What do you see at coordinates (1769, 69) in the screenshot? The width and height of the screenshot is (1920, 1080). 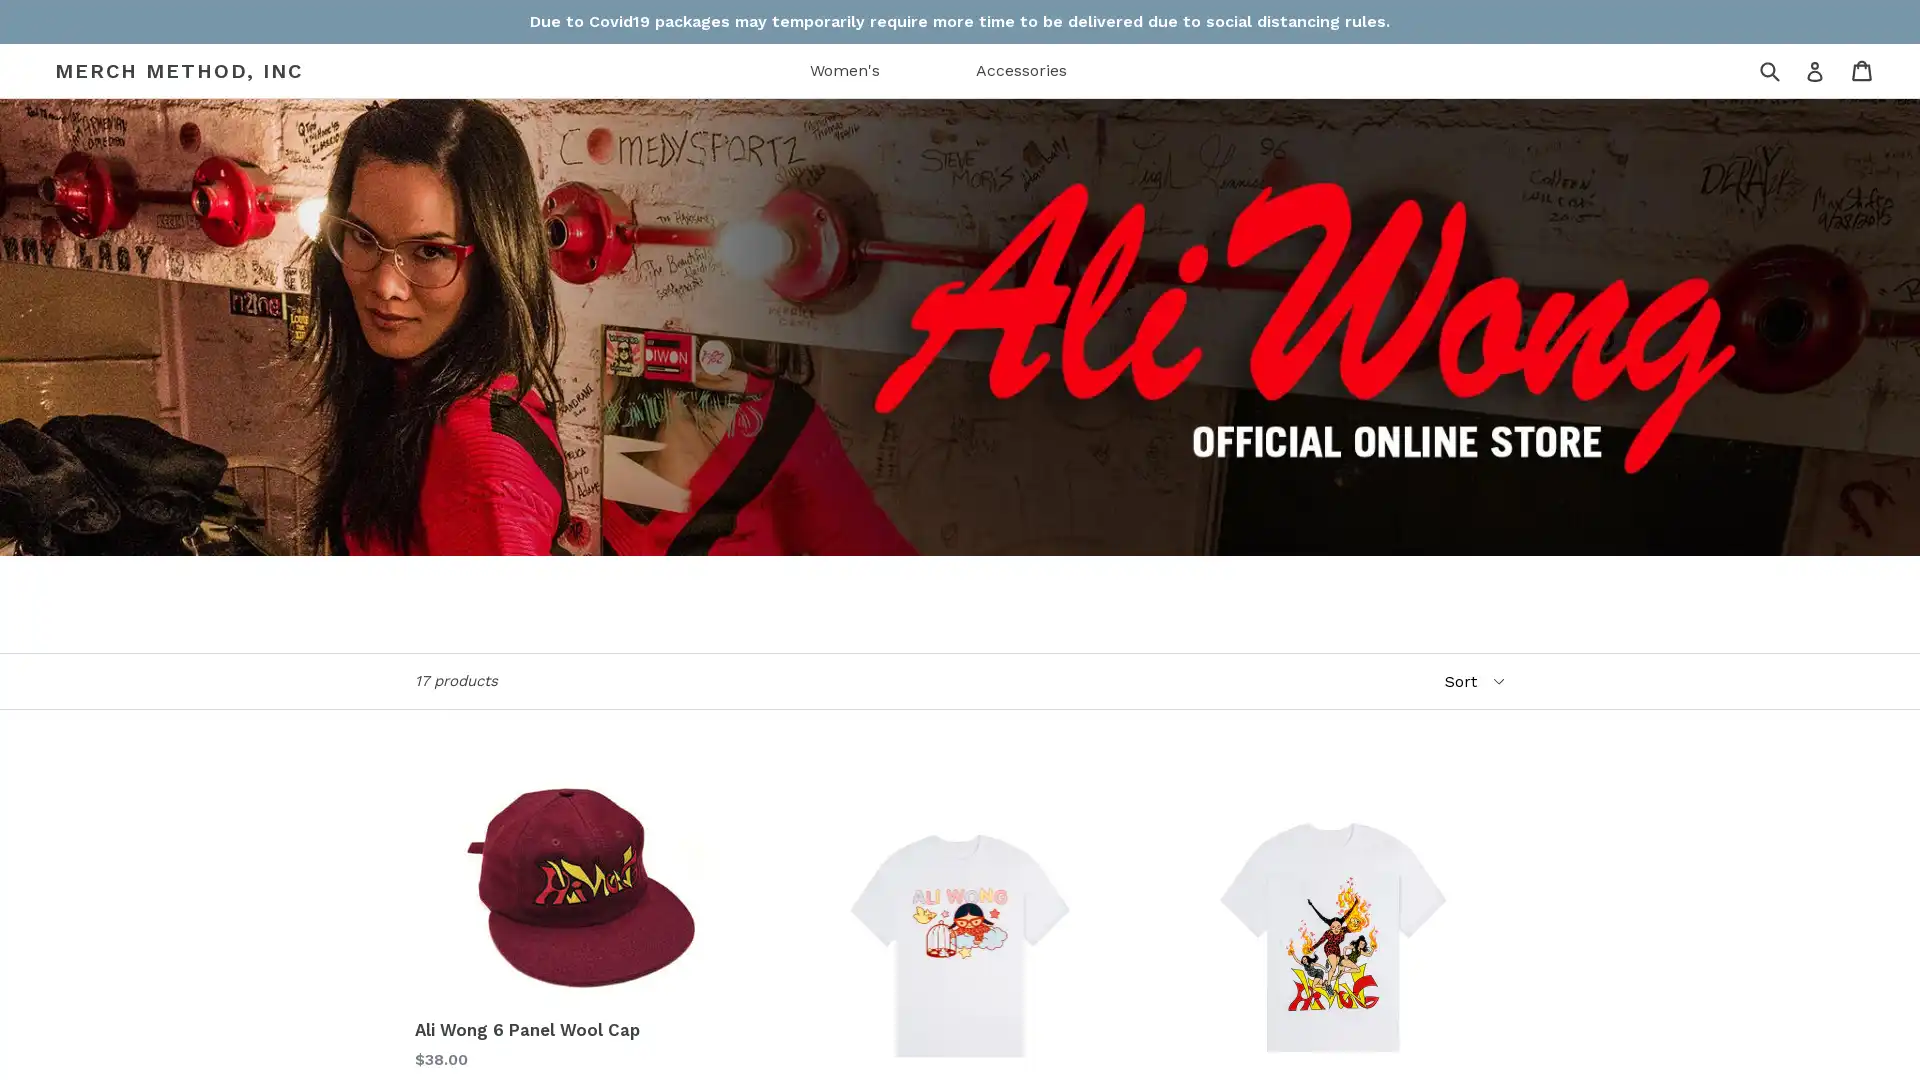 I see `Submit` at bounding box center [1769, 69].